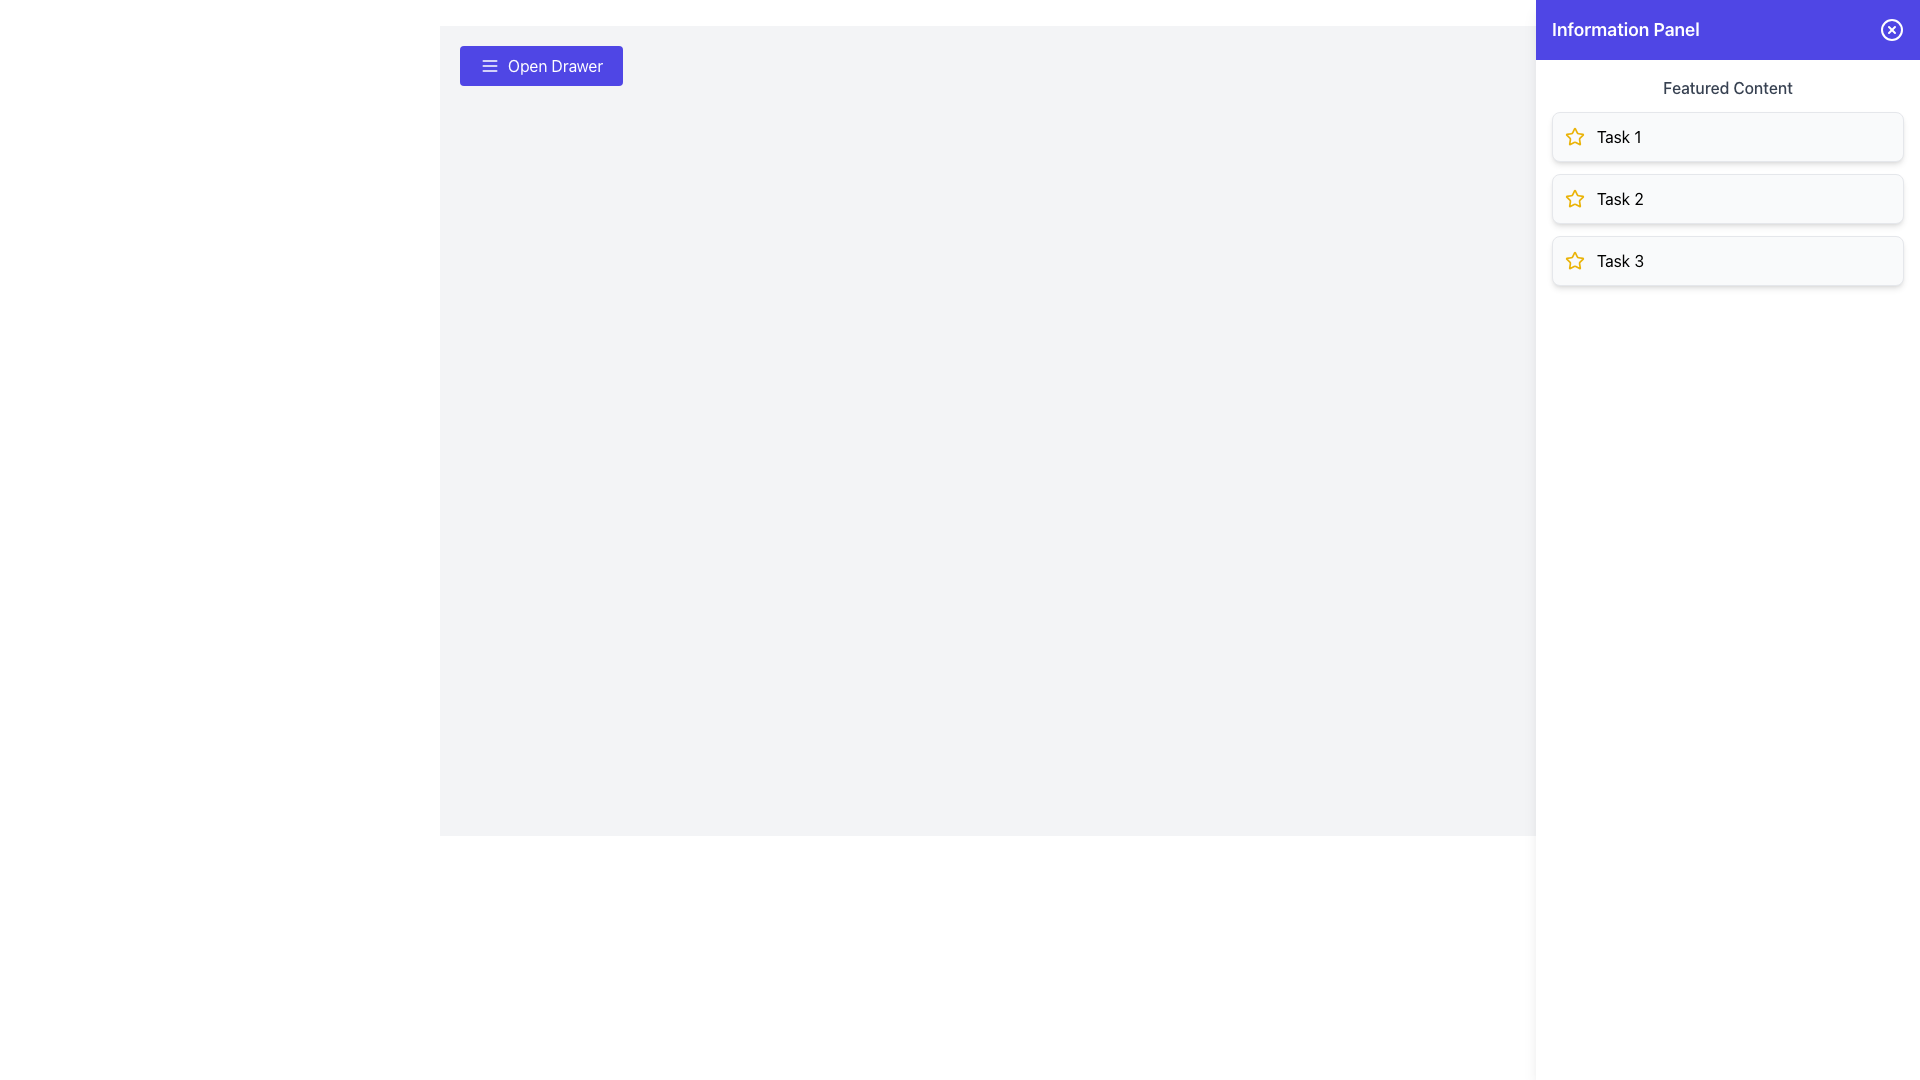  Describe the element at coordinates (1573, 260) in the screenshot. I see `the star icon indicating the rating or favorite designation for 'Task 3'` at that location.